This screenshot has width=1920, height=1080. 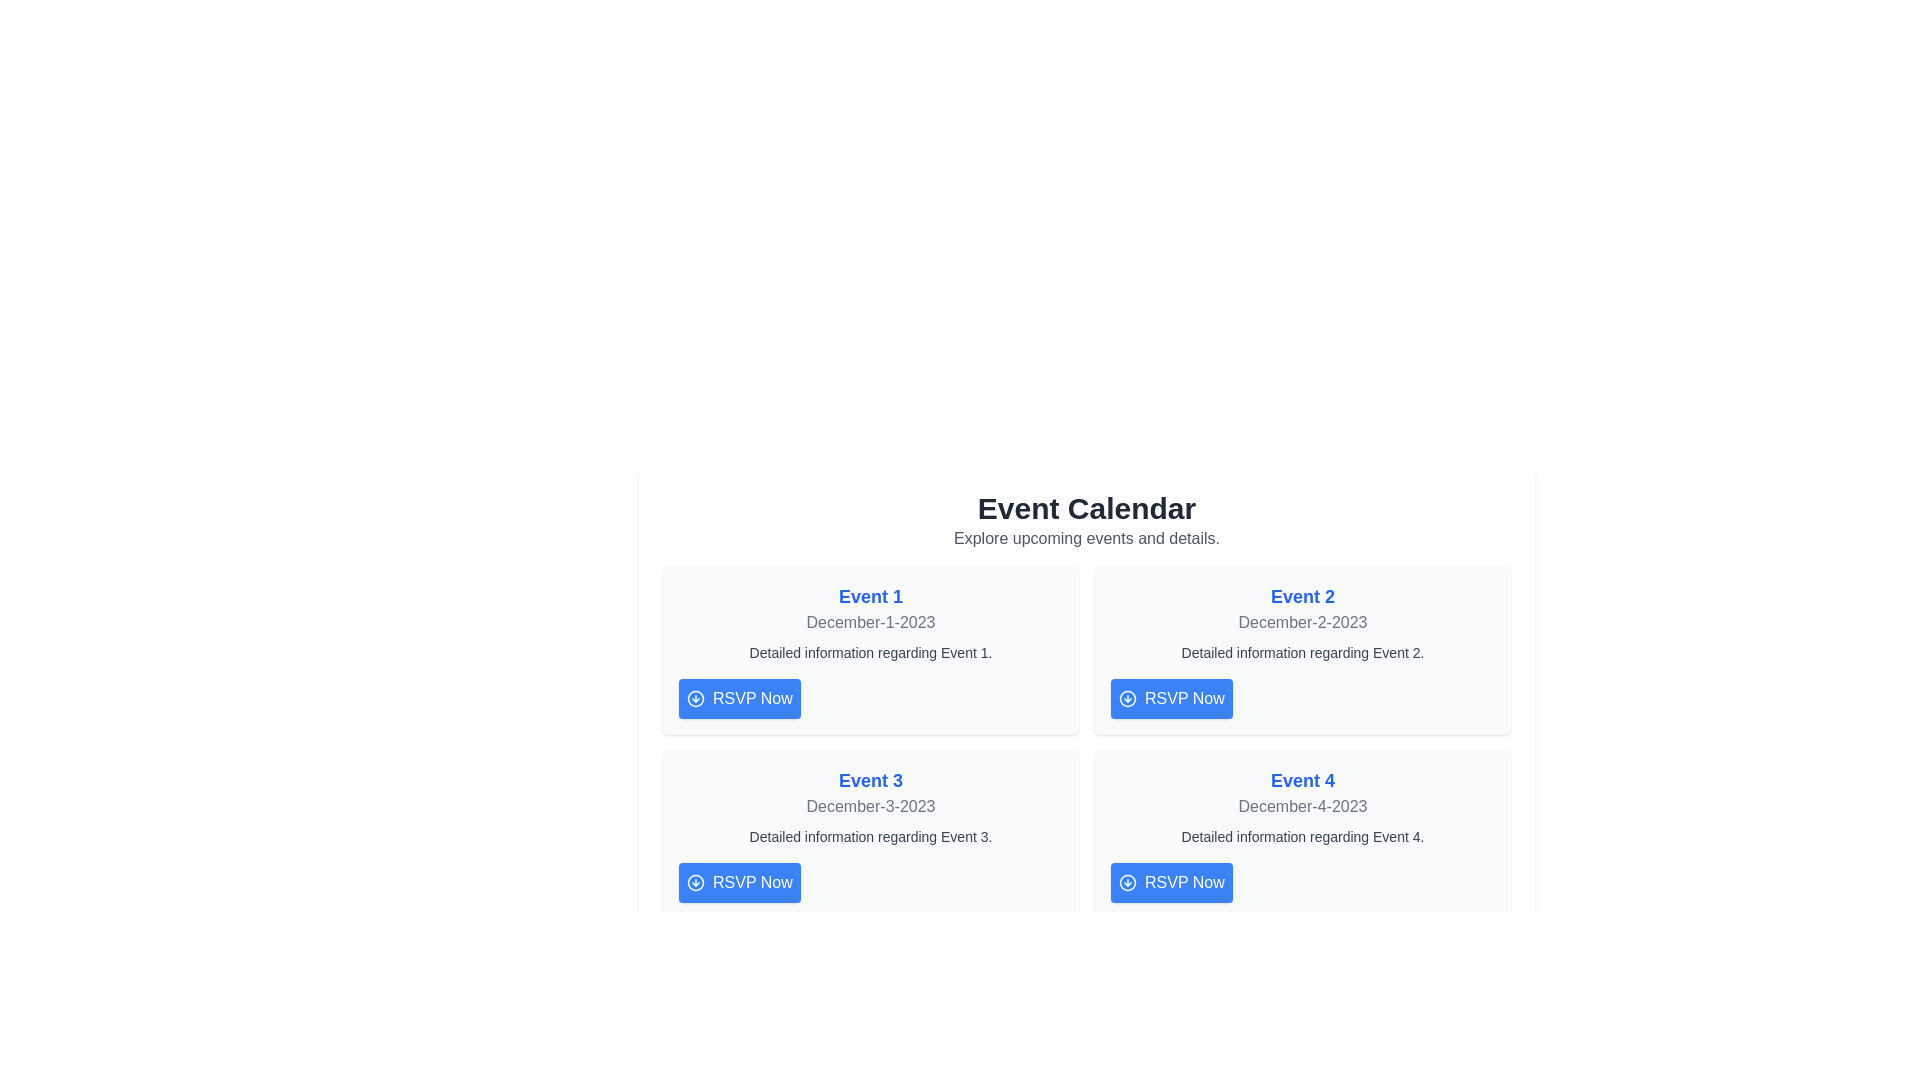 I want to click on the circular icon with a blue outline and white background, located inside the RSVP button of the fourth event card in the event calendar, so click(x=1128, y=882).